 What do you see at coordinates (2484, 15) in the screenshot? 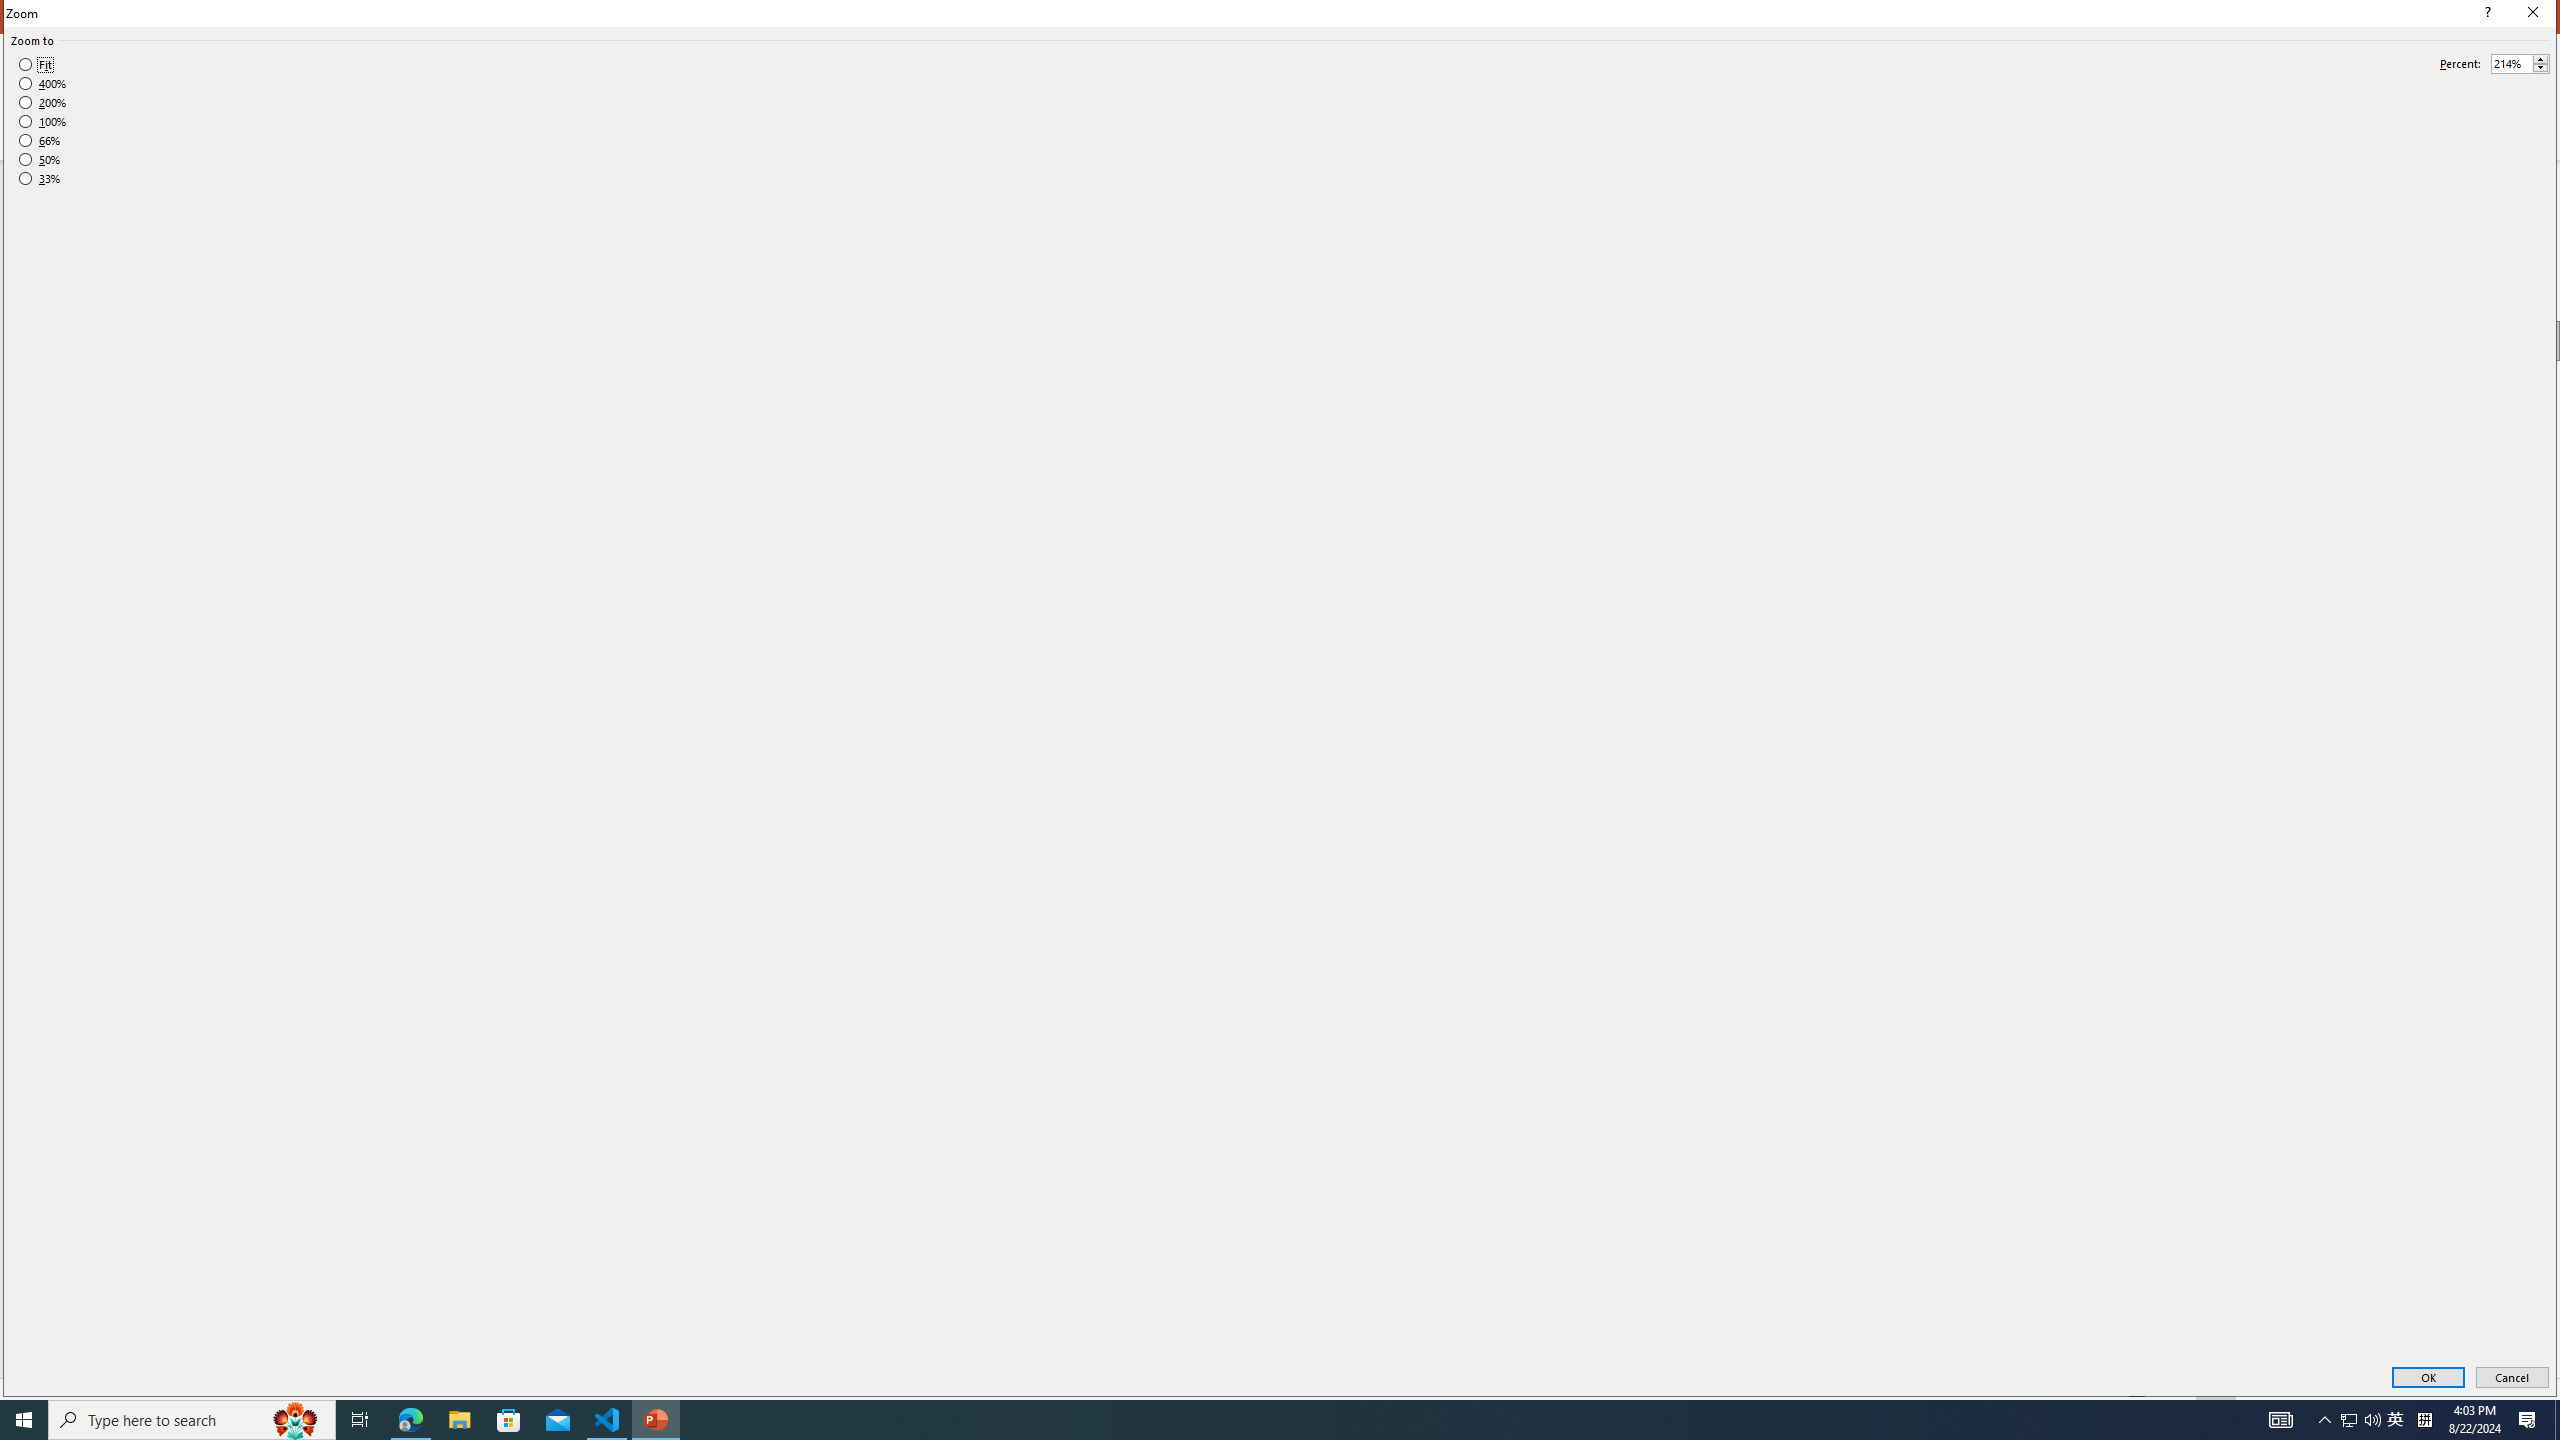
I see `'Context help'` at bounding box center [2484, 15].